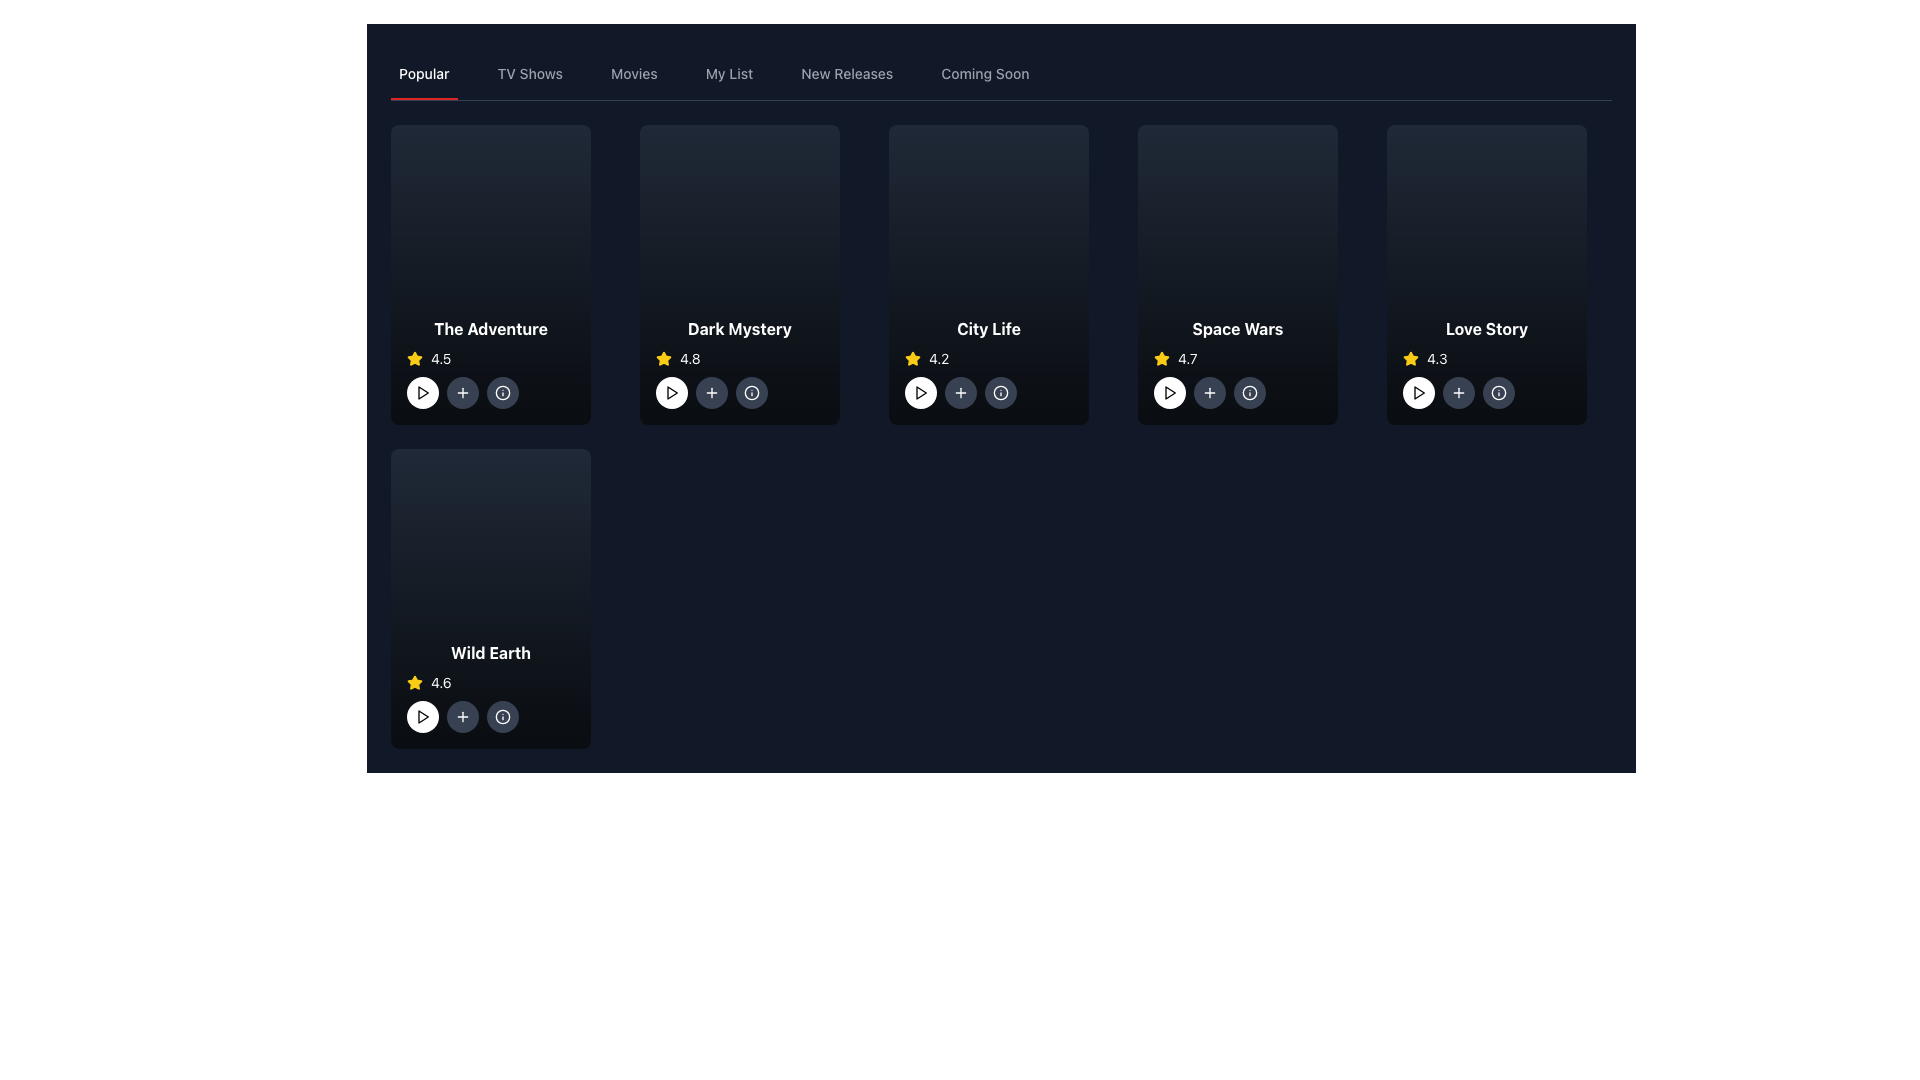 Image resolution: width=1920 pixels, height=1080 pixels. What do you see at coordinates (1208, 393) in the screenshot?
I see `the 'Add' button located inside the circular button at the bottom center of the third card in the second row of the grid` at bounding box center [1208, 393].